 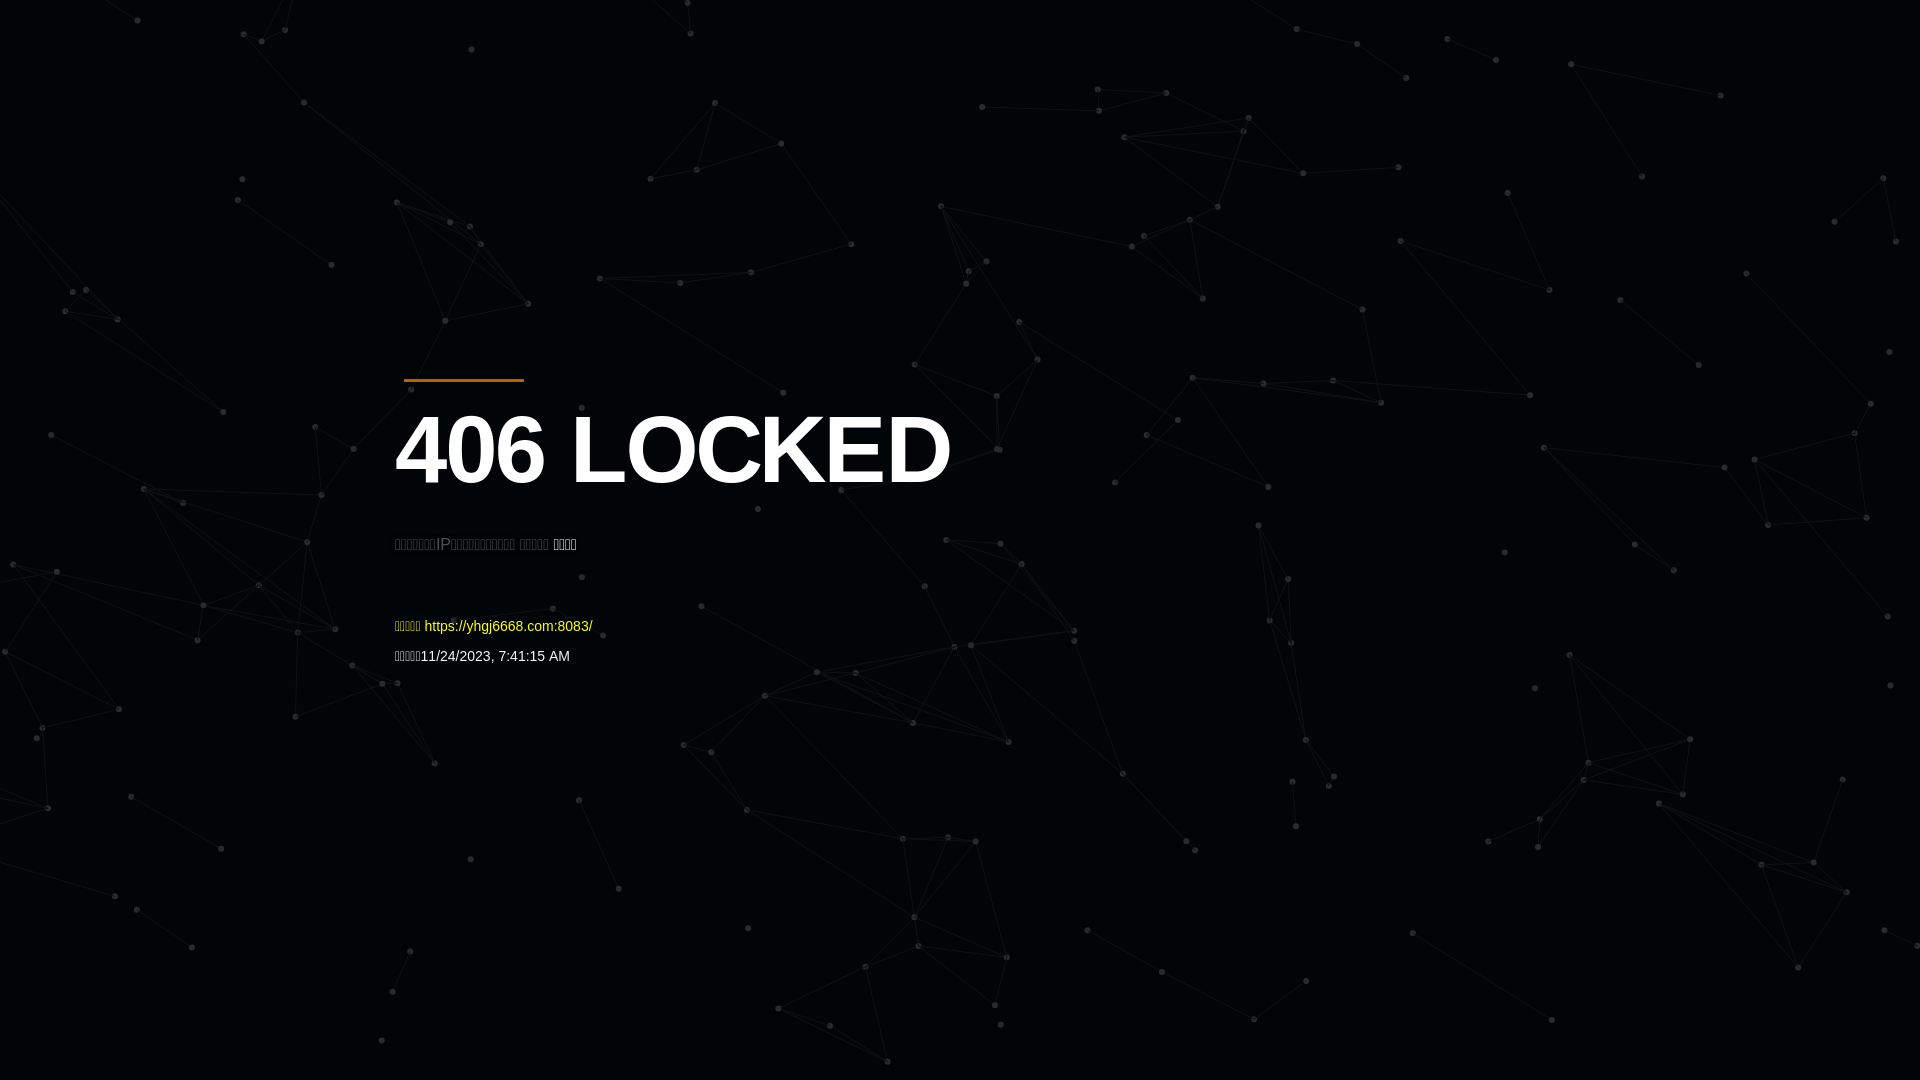 I want to click on 'Quatro', so click(x=542, y=114).